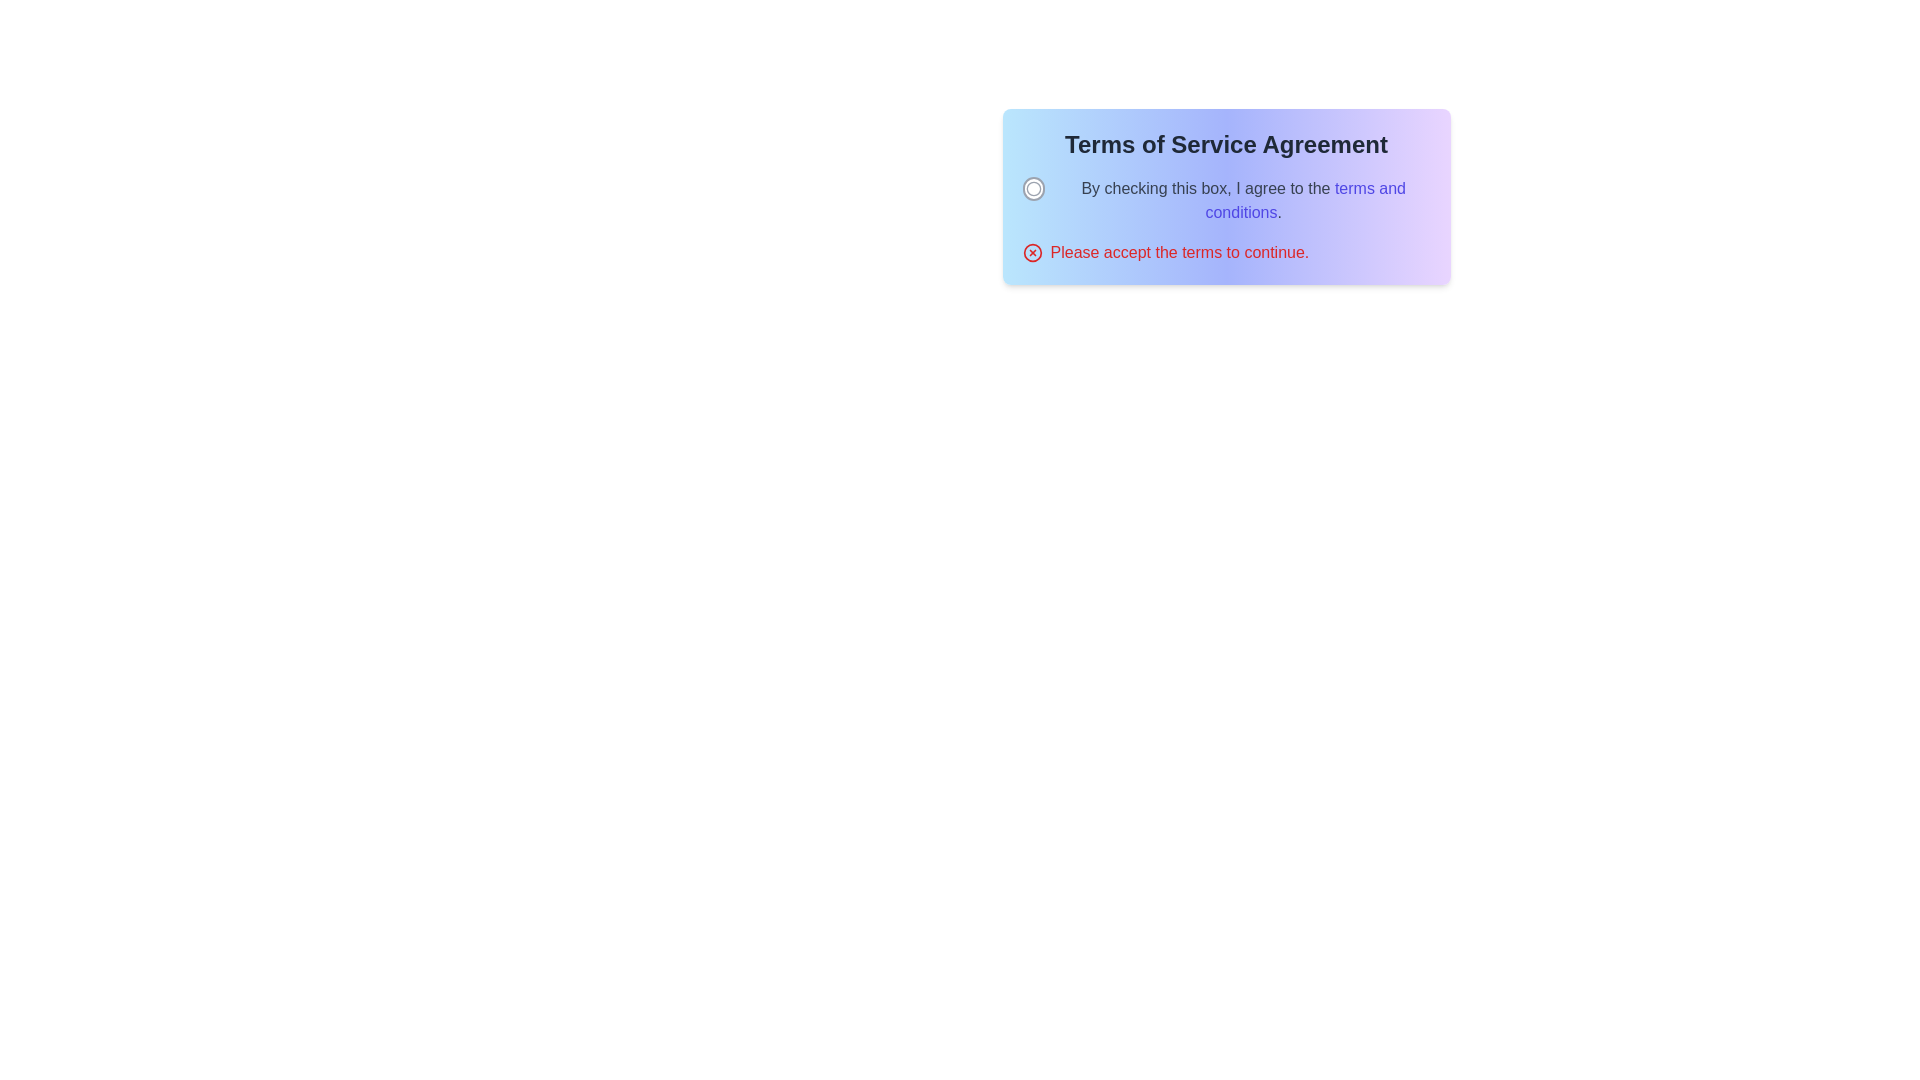  I want to click on warning message displayed in red font stating 'Please accept the terms to continue.' which is located below the checkbox in the 'Terms of Service Agreement' section, so click(1225, 252).